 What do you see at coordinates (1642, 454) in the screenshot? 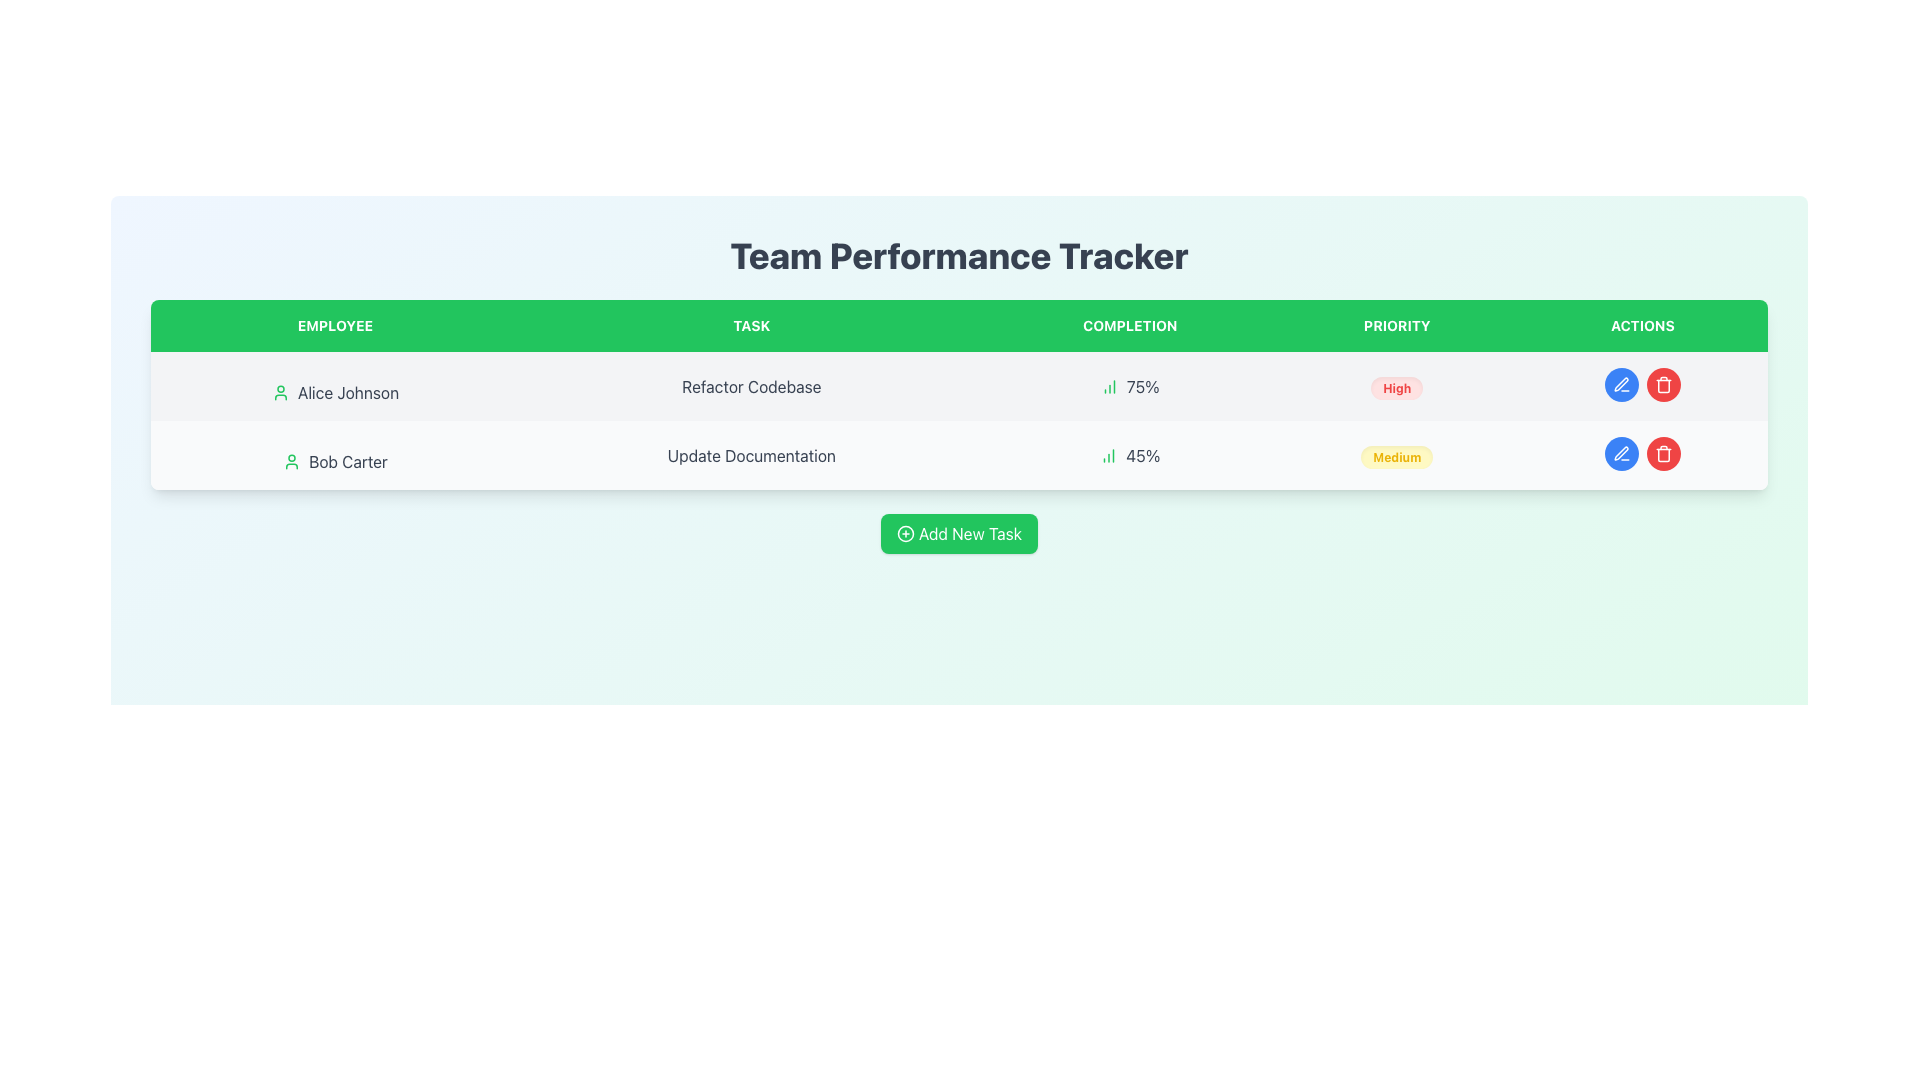
I see `the blue circular button with a white pen icon located in the last column under the 'Actions' header for 'Bob Carter'` at bounding box center [1642, 454].